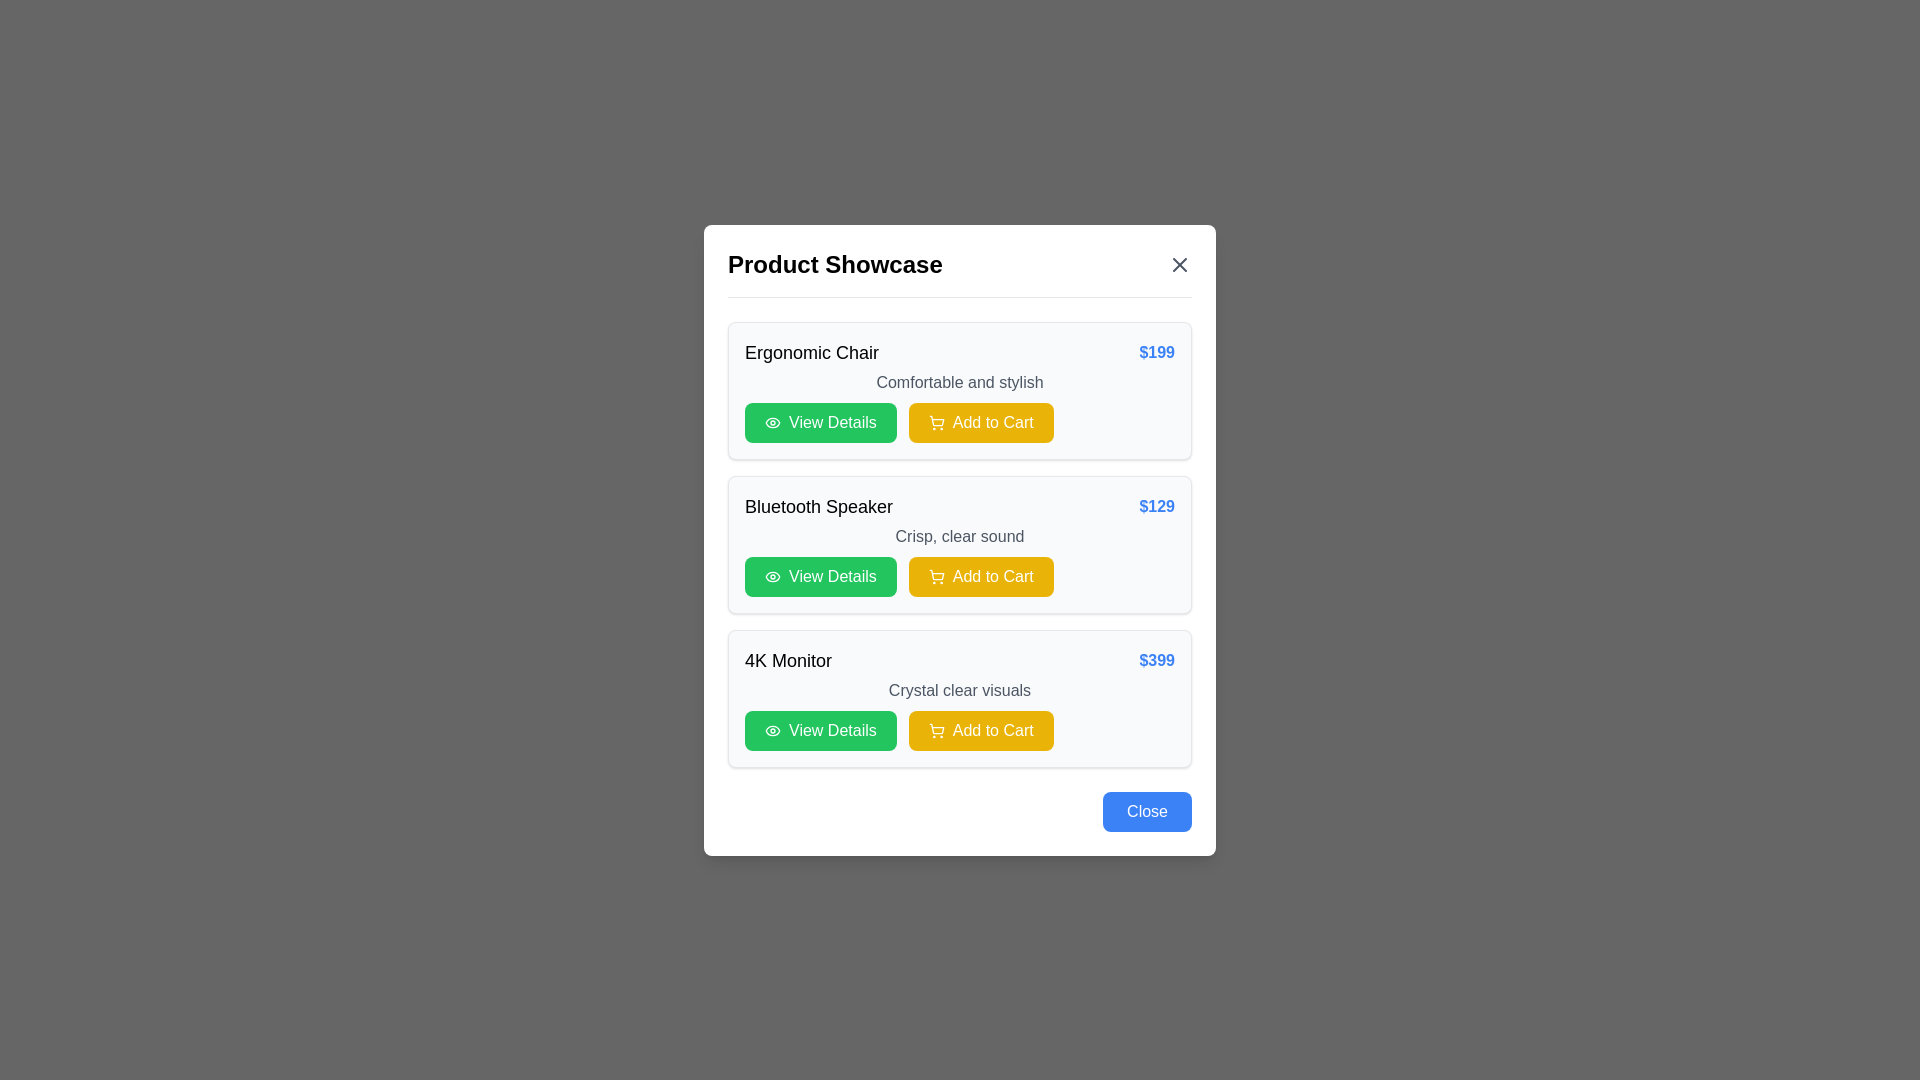 This screenshot has height=1080, width=1920. What do you see at coordinates (981, 576) in the screenshot?
I see `the second interactive button for adding the Bluetooth Speaker to the cart, located to the right of the green 'View Details' button` at bounding box center [981, 576].